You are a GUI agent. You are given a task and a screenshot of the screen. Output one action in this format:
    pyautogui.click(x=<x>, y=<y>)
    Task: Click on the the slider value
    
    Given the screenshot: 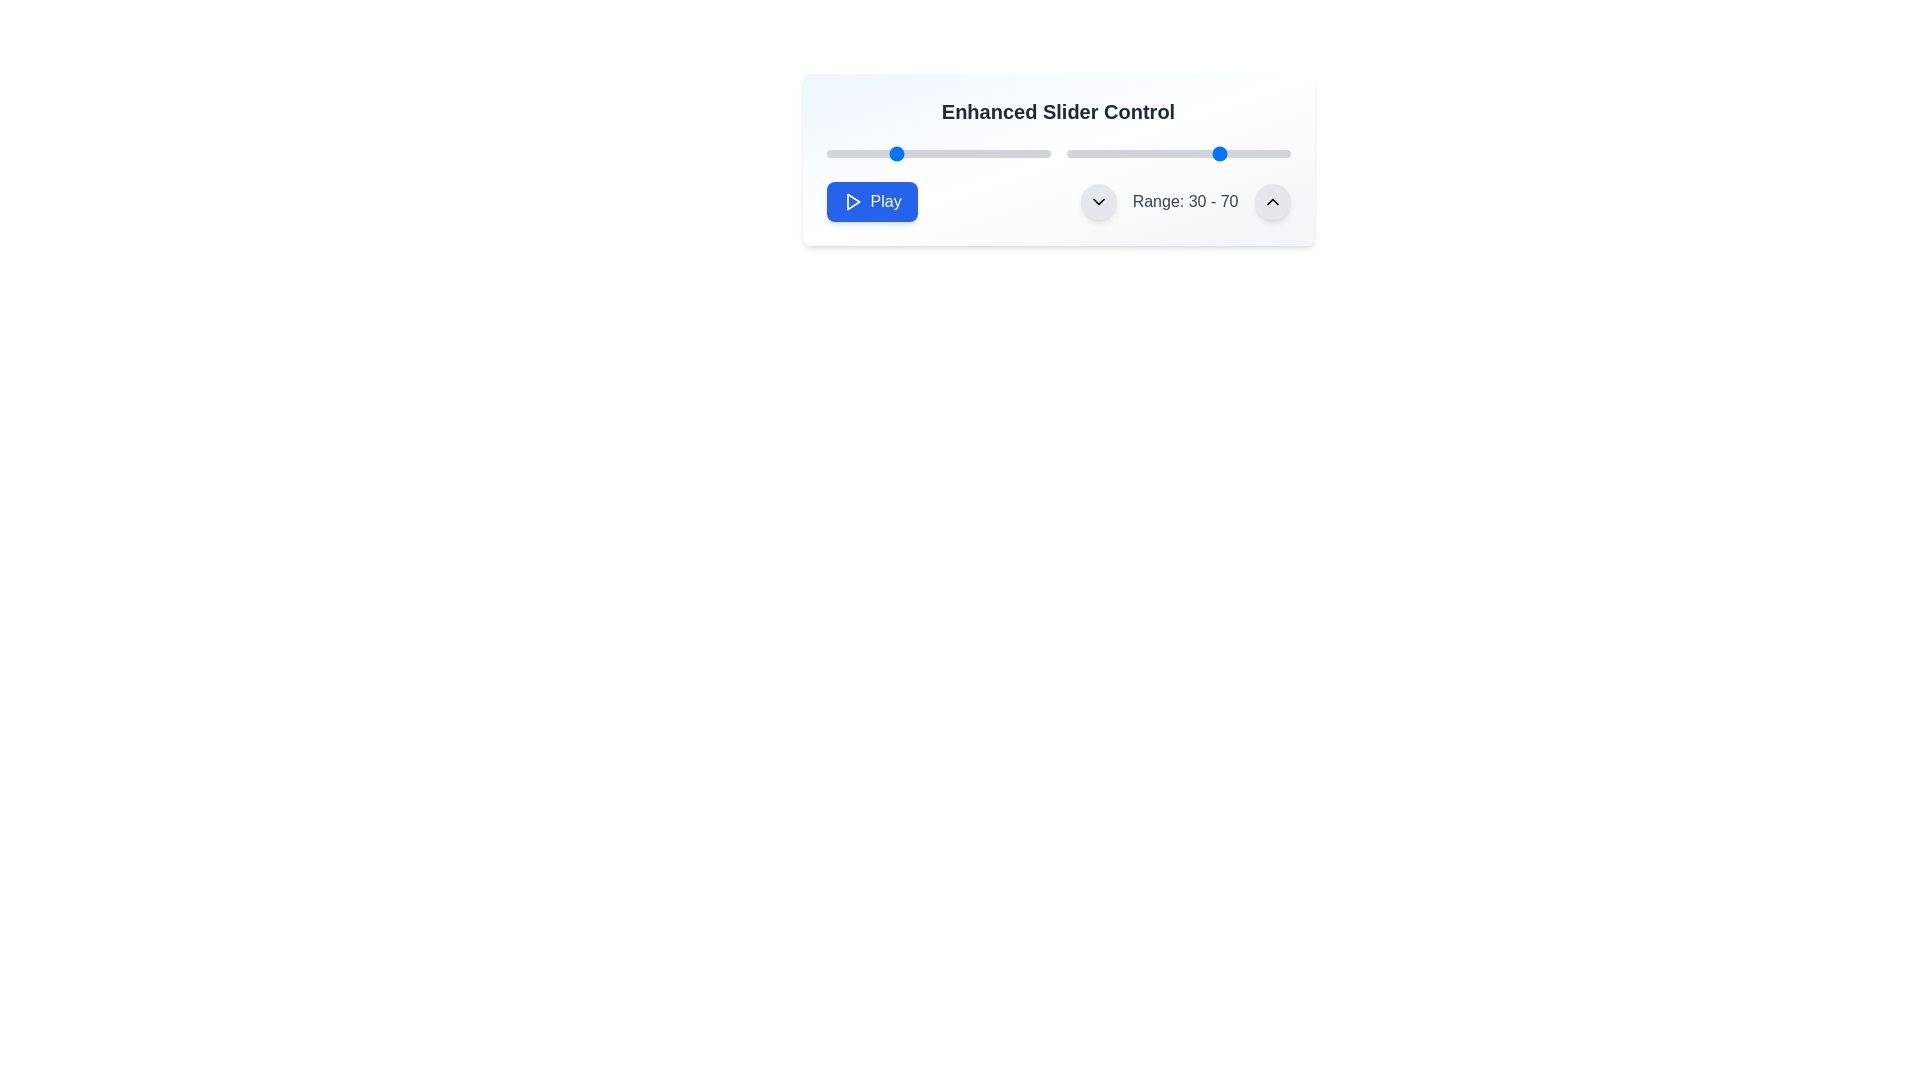 What is the action you would take?
    pyautogui.click(x=1115, y=153)
    